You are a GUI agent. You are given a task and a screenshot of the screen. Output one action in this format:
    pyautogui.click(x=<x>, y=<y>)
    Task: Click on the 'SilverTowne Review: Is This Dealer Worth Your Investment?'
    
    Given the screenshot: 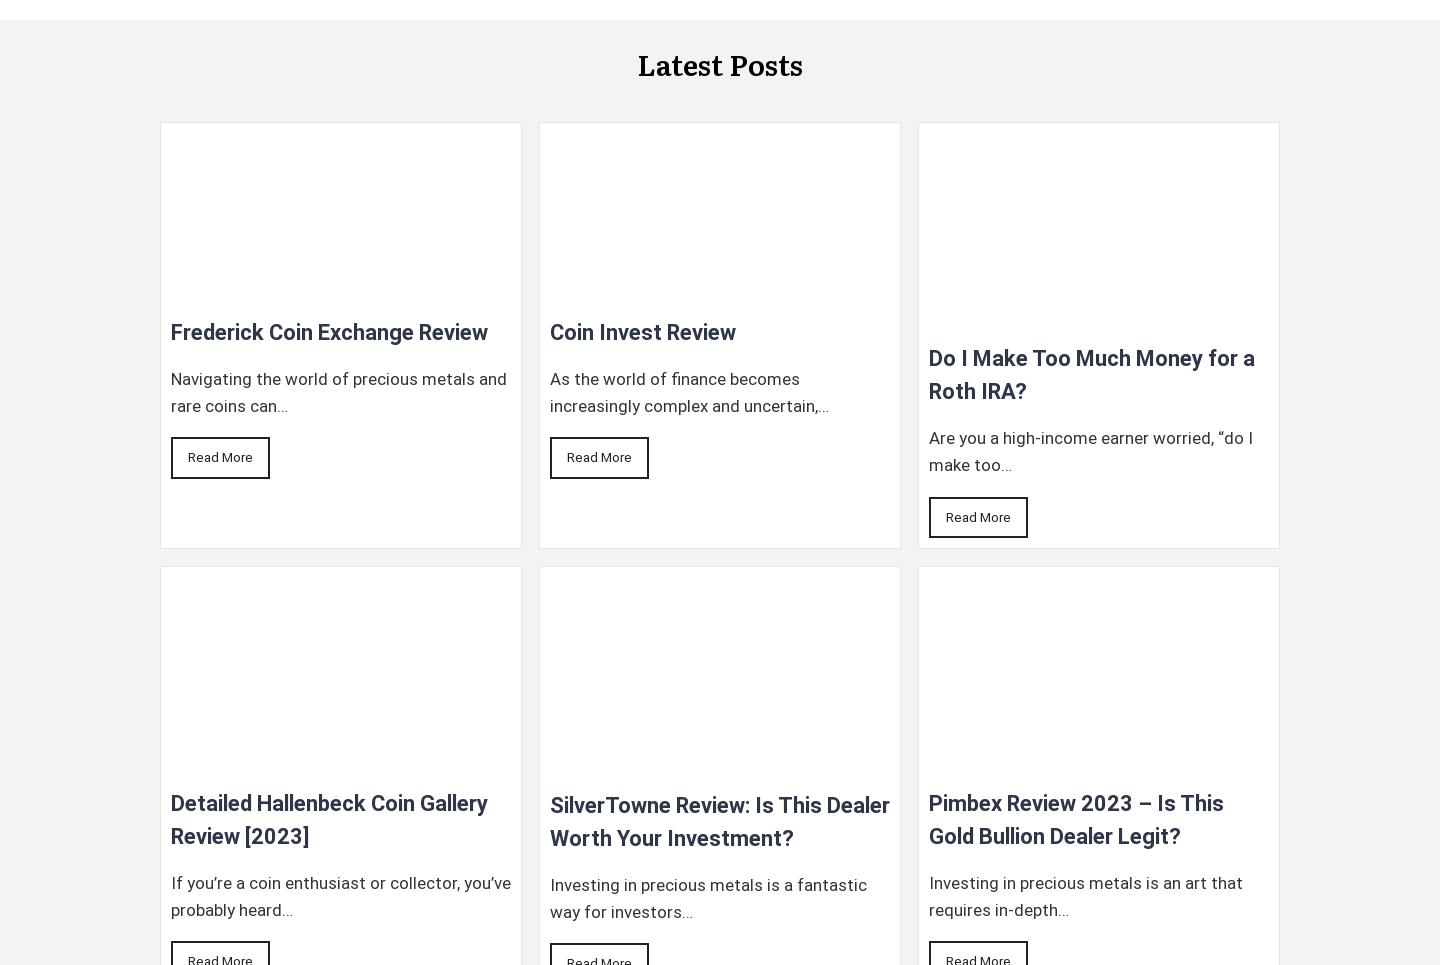 What is the action you would take?
    pyautogui.click(x=718, y=820)
    